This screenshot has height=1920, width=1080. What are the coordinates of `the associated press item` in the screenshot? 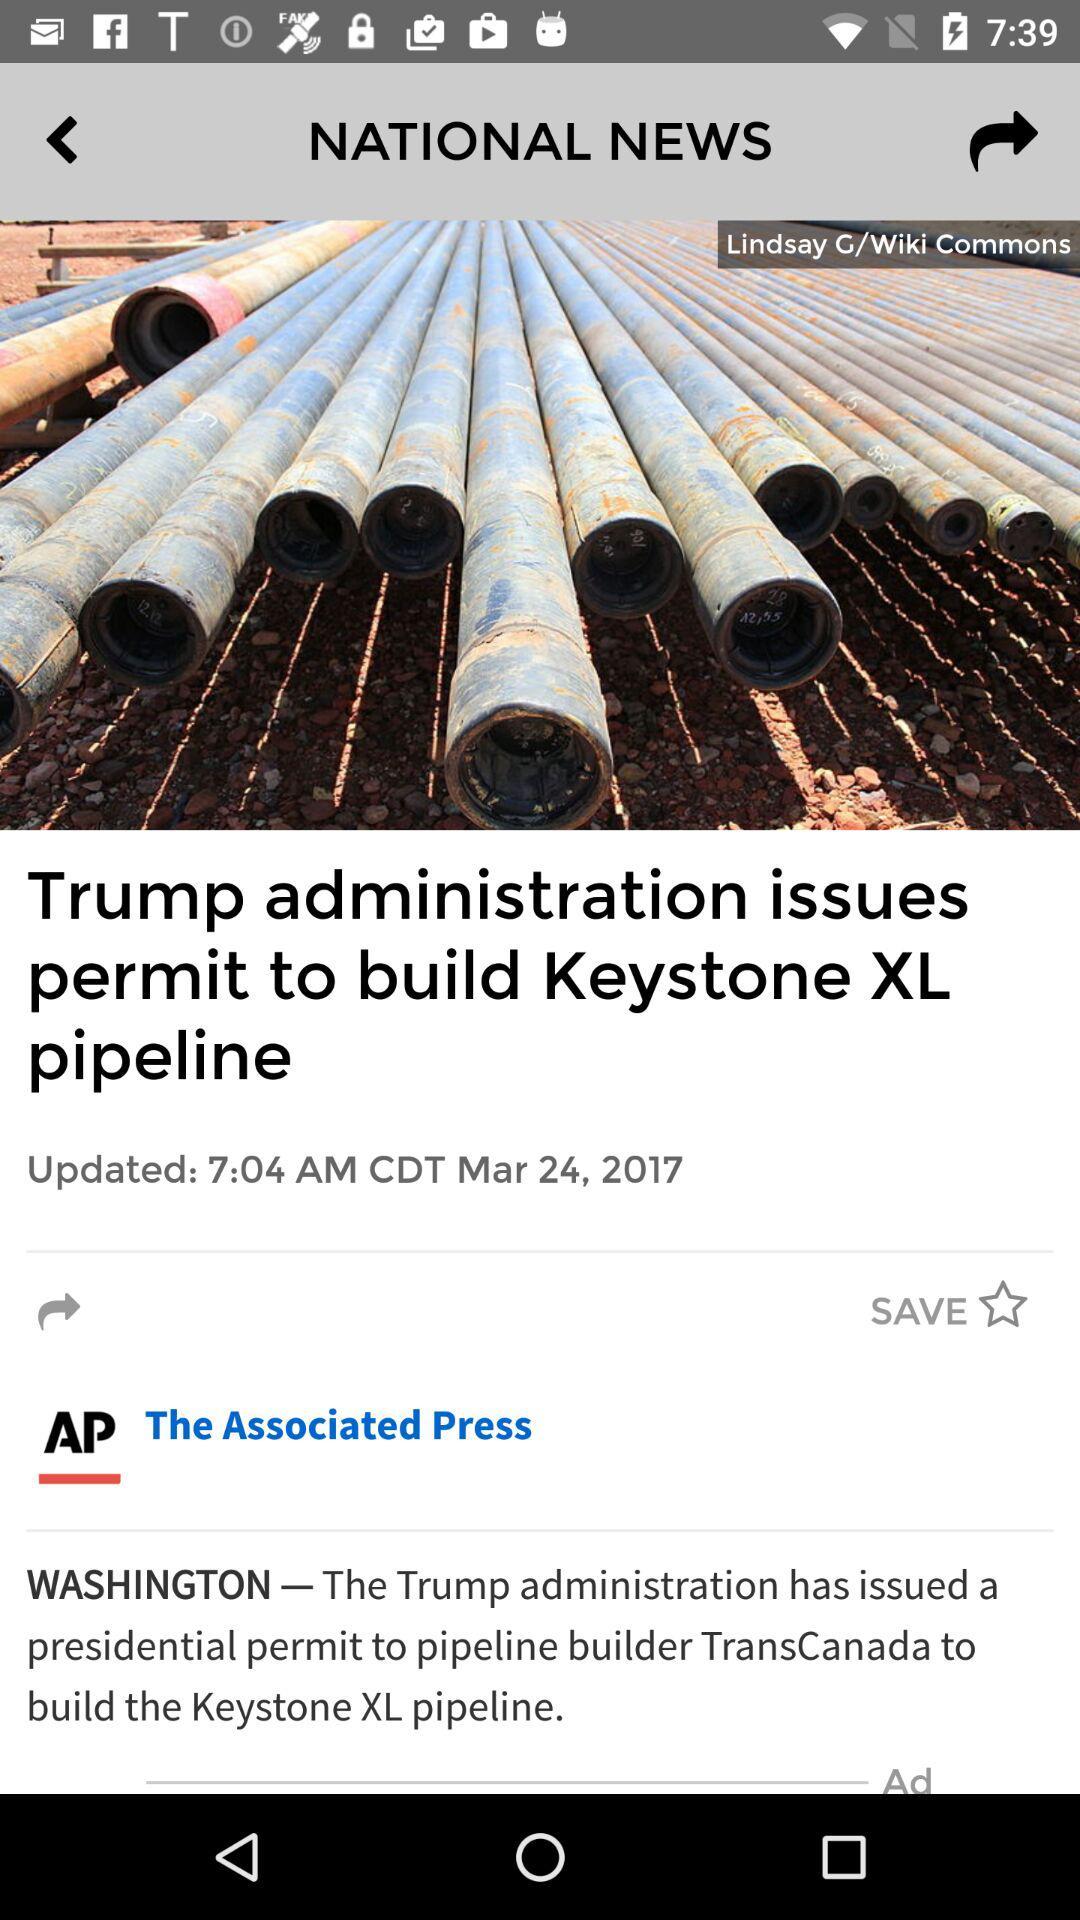 It's located at (337, 1425).